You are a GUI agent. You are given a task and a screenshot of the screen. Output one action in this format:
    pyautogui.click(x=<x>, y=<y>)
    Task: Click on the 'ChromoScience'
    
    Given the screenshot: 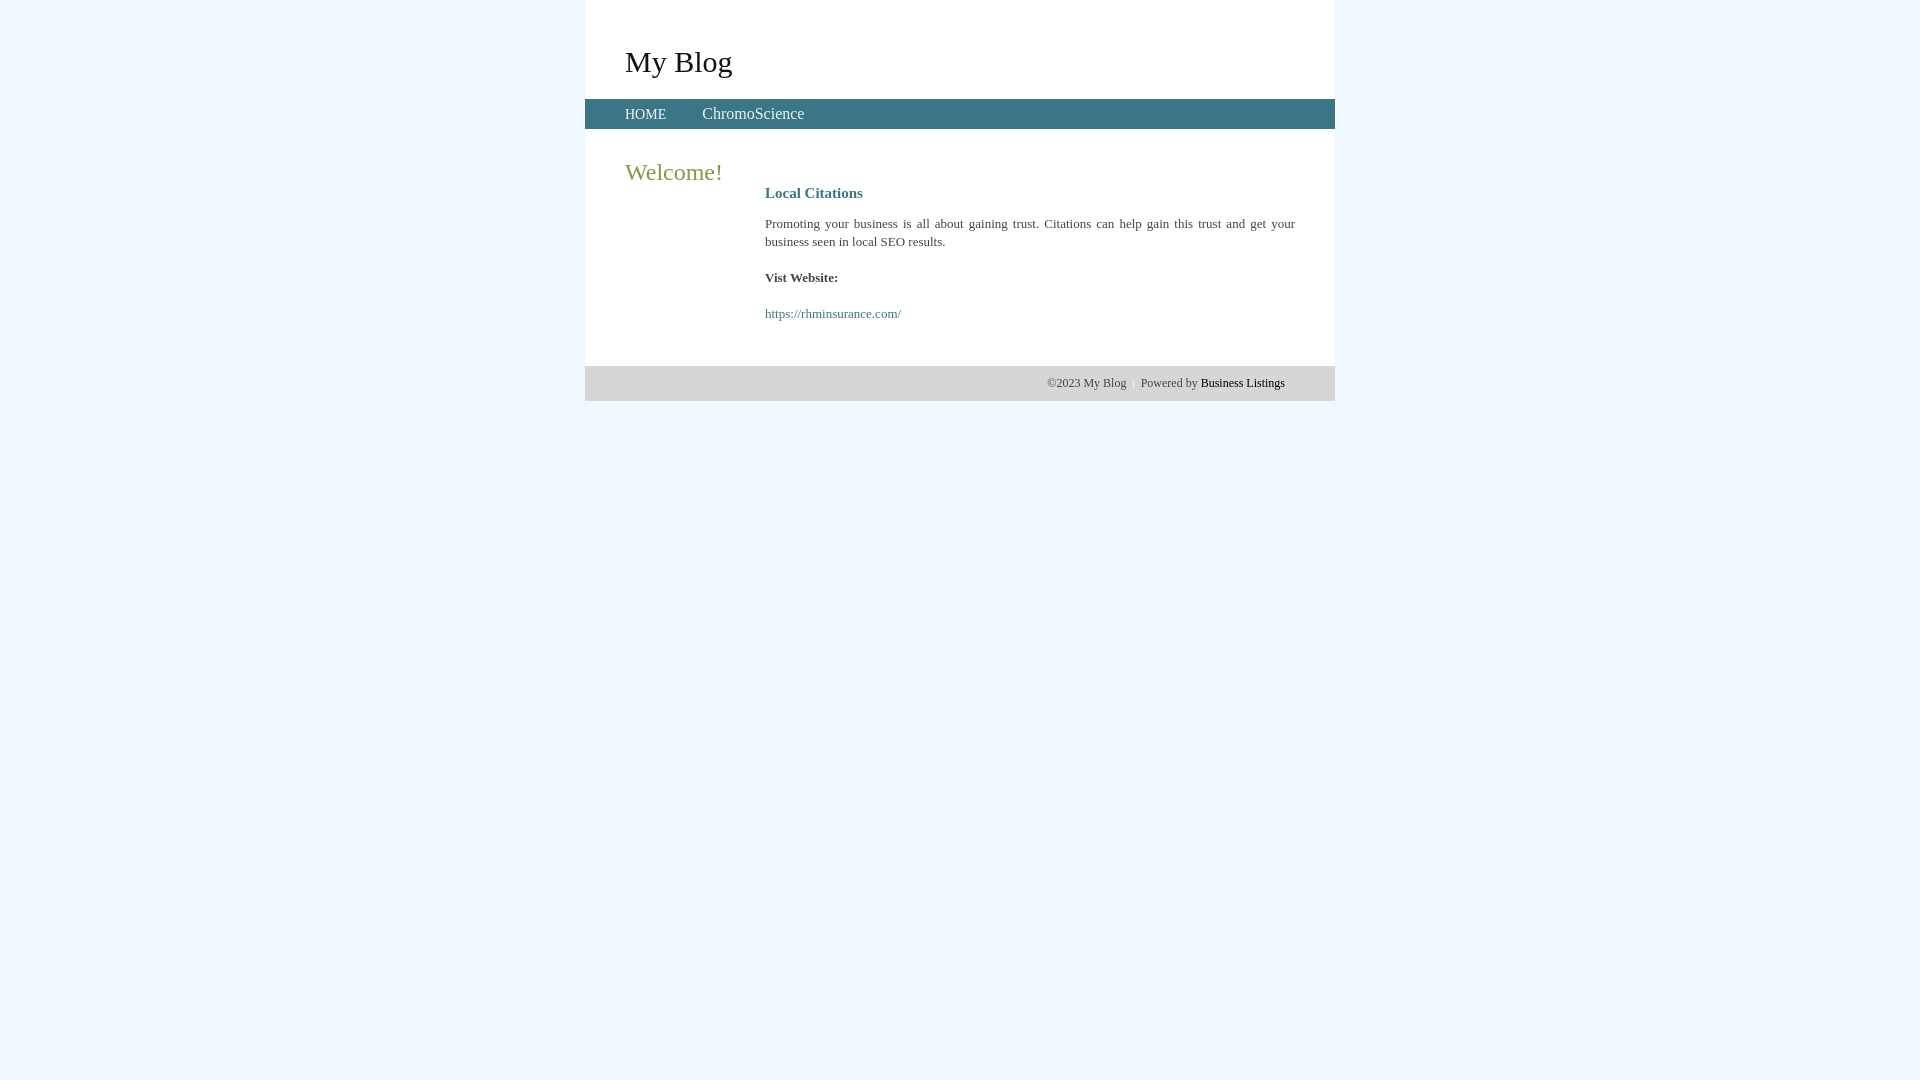 What is the action you would take?
    pyautogui.click(x=752, y=113)
    